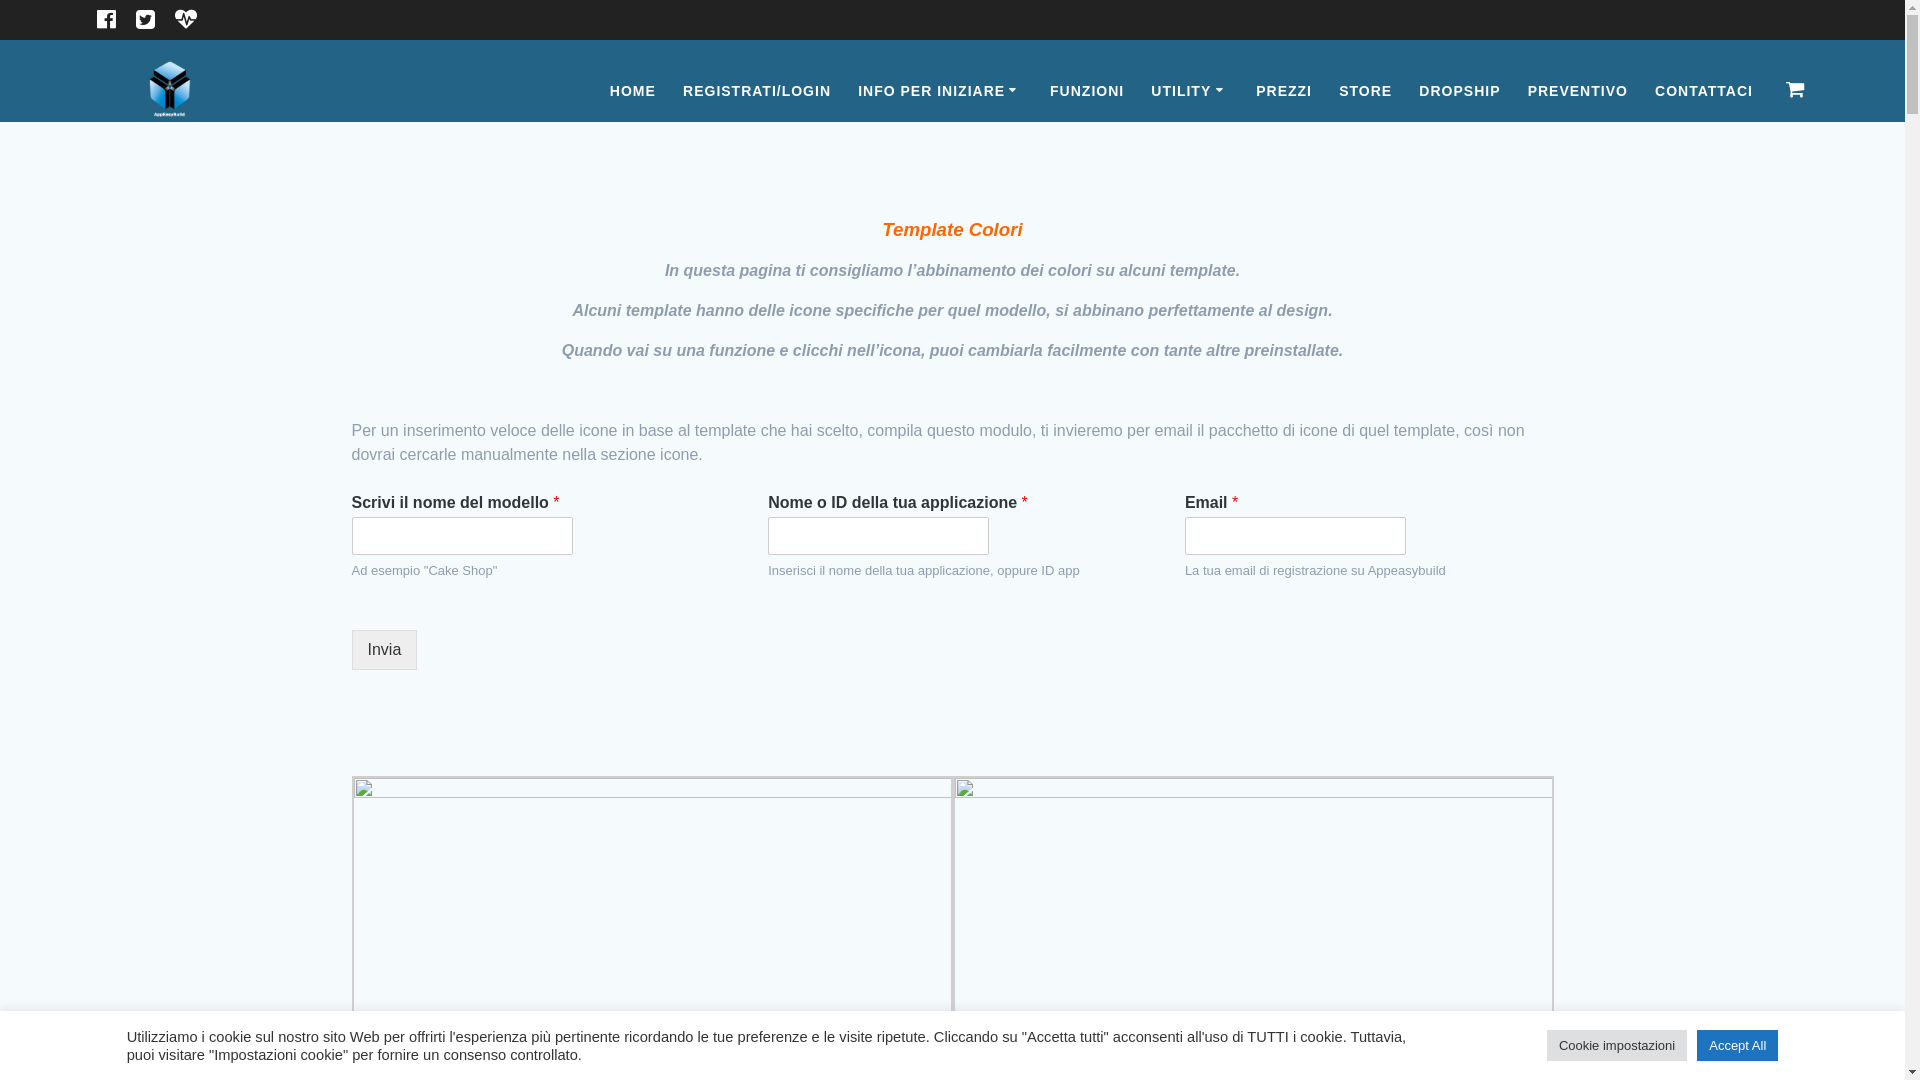 This screenshot has width=1920, height=1080. I want to click on 'UTILITY', so click(1190, 91).